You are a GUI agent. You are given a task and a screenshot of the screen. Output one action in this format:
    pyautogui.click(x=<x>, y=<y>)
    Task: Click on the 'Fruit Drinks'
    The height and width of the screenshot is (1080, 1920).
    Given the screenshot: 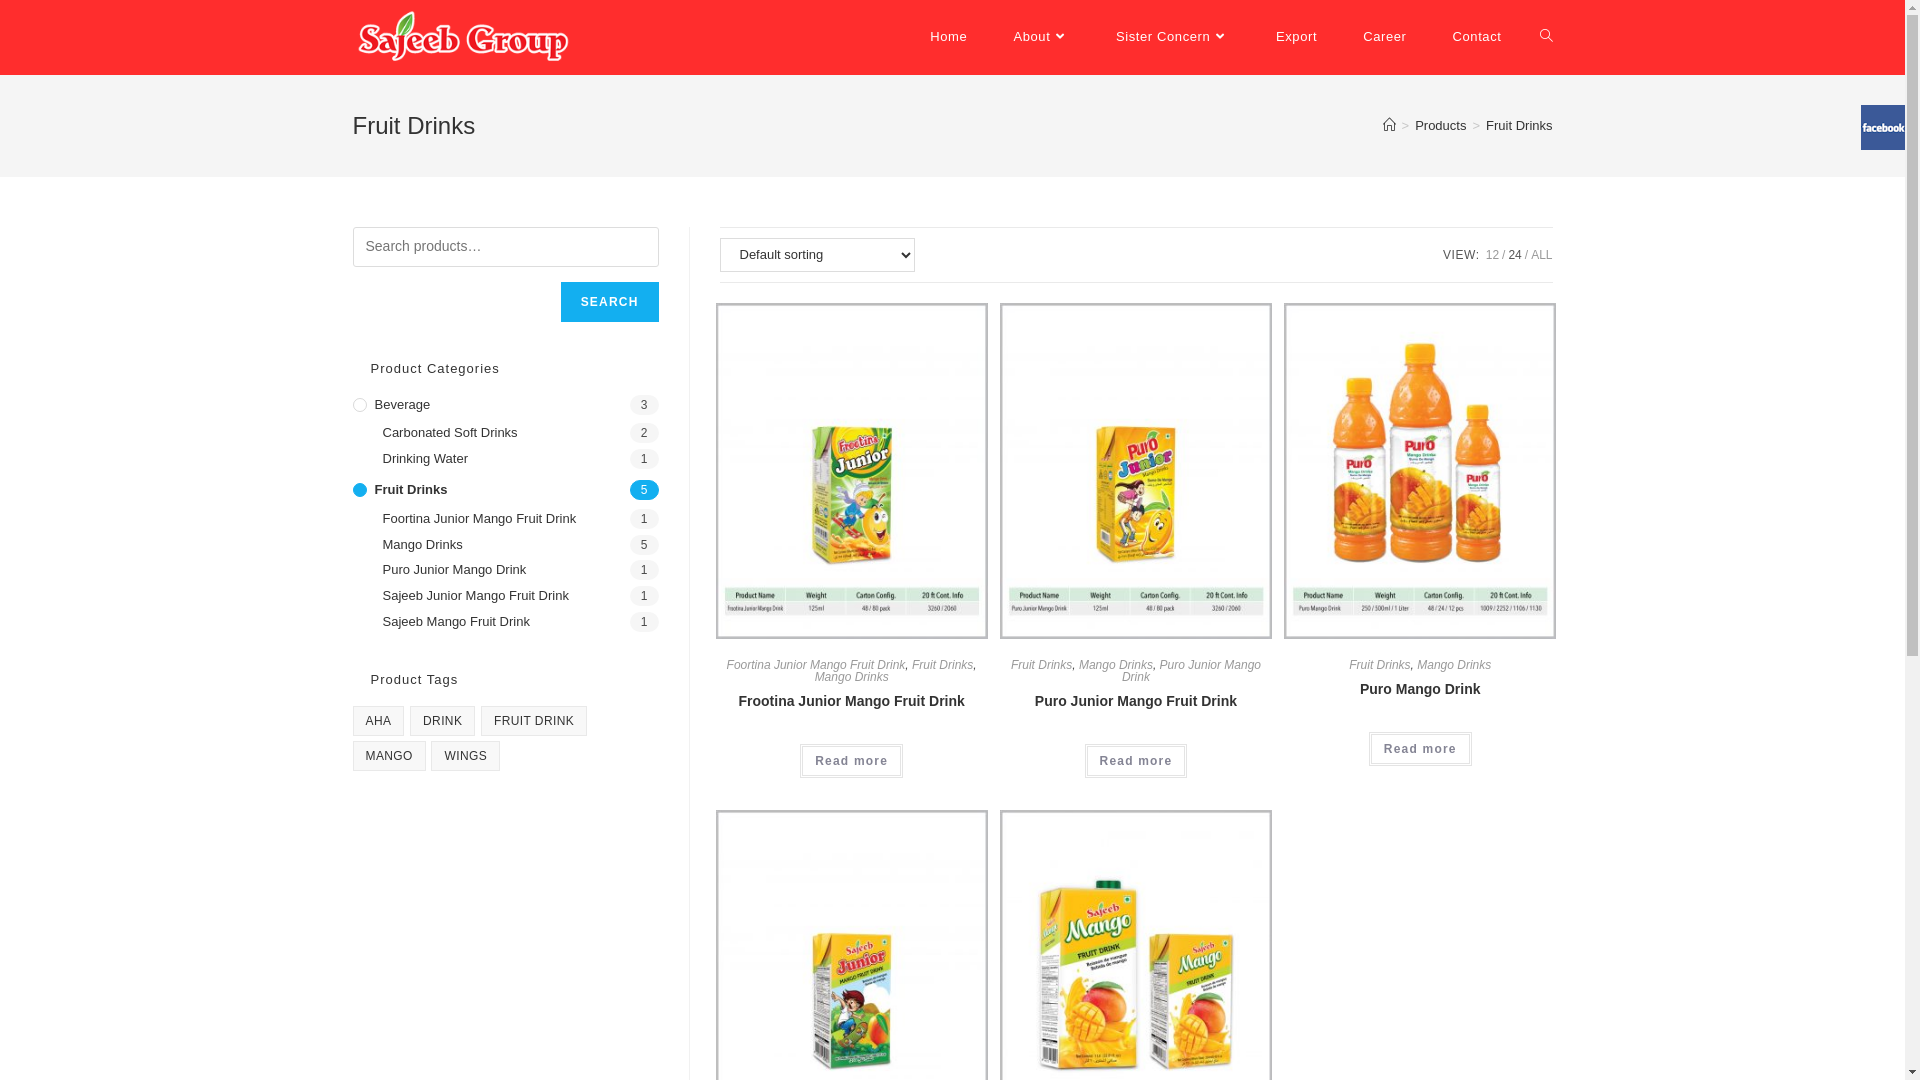 What is the action you would take?
    pyautogui.click(x=1518, y=125)
    